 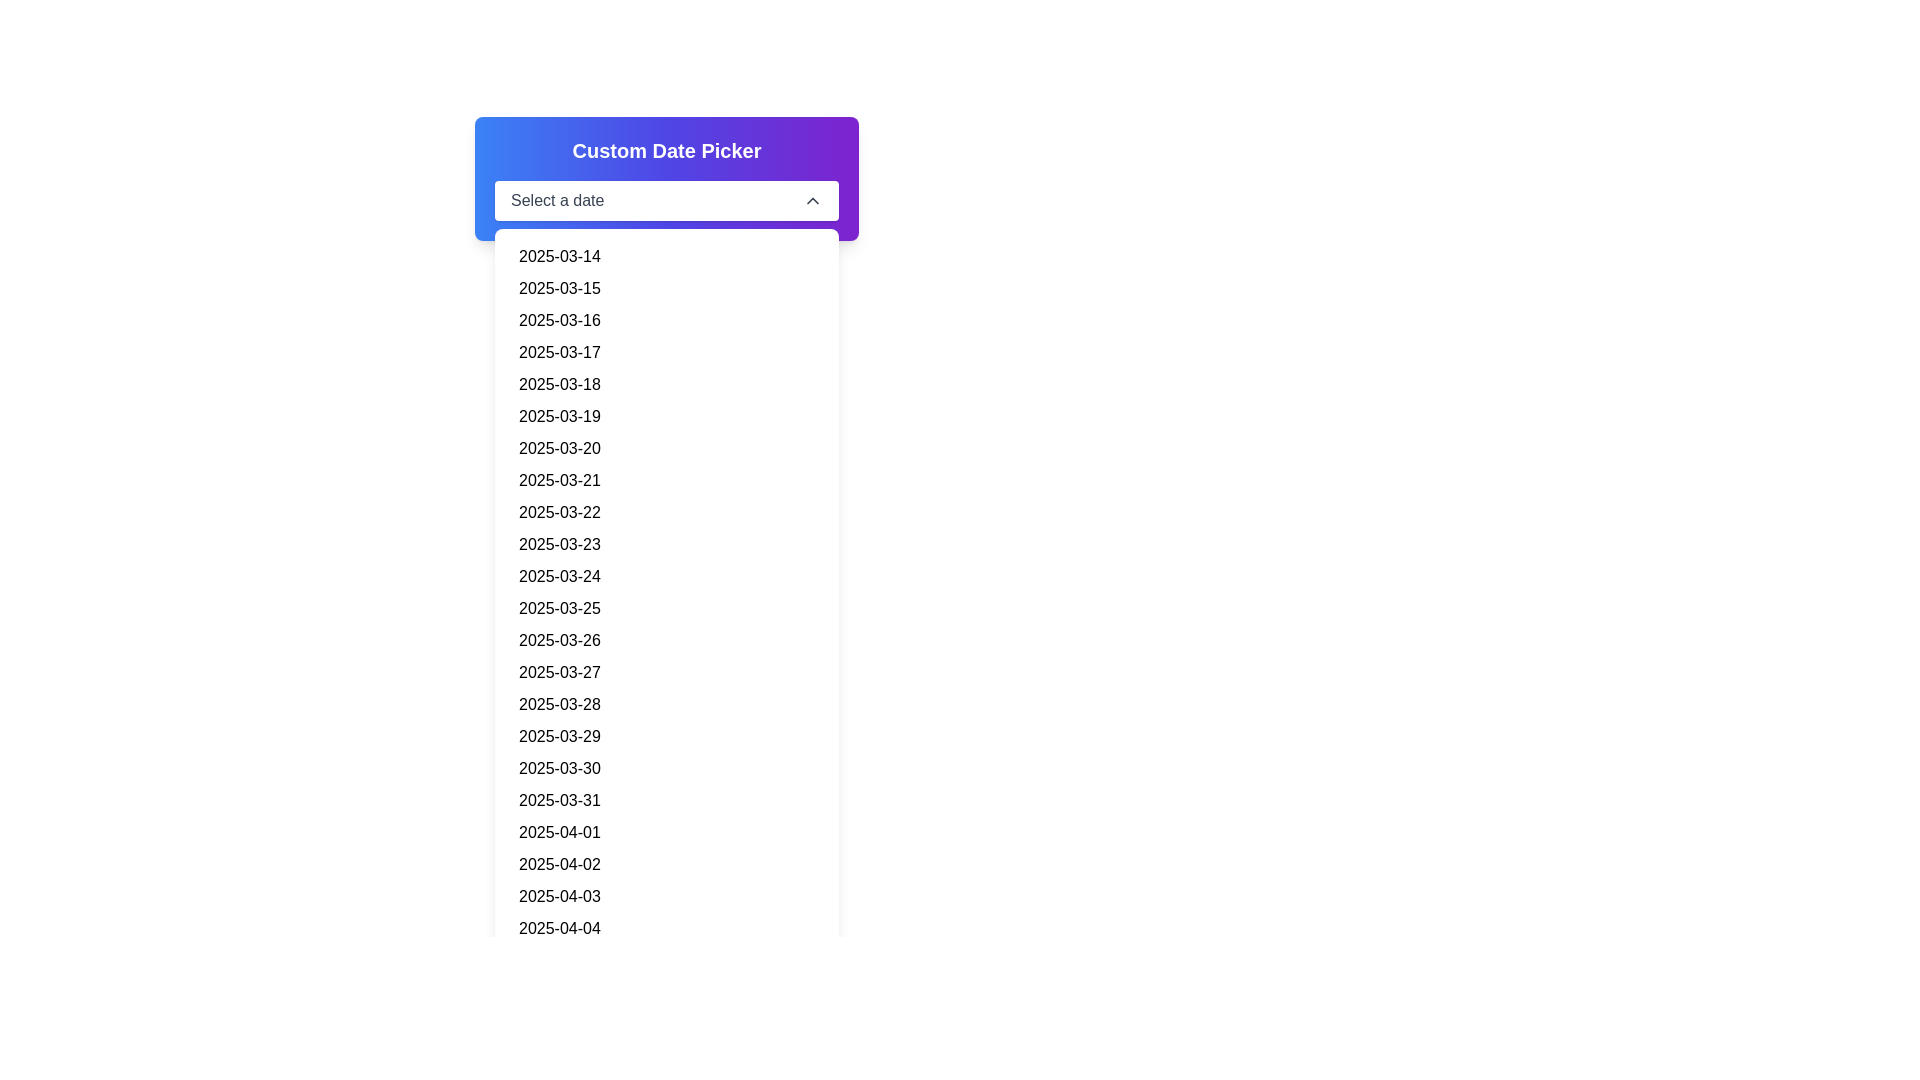 What do you see at coordinates (667, 672) in the screenshot?
I see `the list item representing the date '2025-03-27' located centrally in the dropdown at the 14th position` at bounding box center [667, 672].